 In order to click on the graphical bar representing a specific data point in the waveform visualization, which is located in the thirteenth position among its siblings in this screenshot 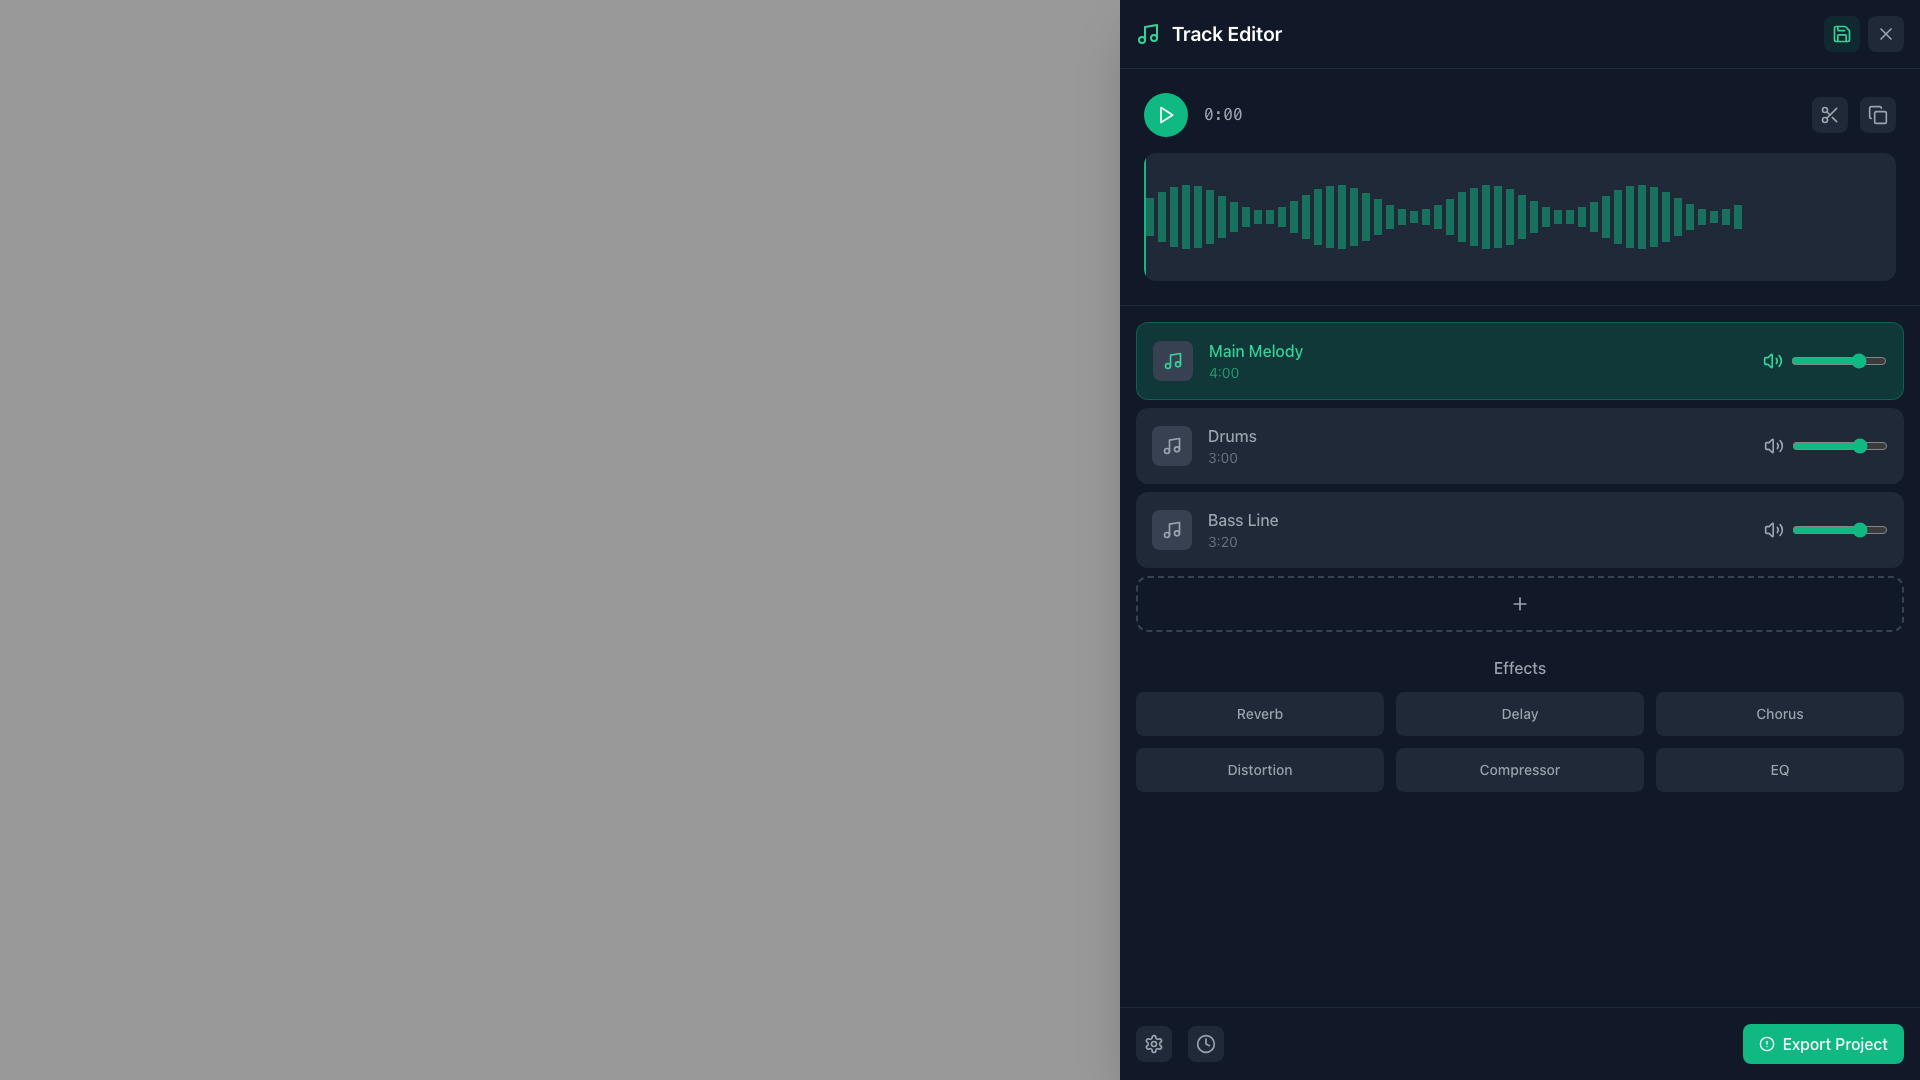, I will do `click(1294, 216)`.